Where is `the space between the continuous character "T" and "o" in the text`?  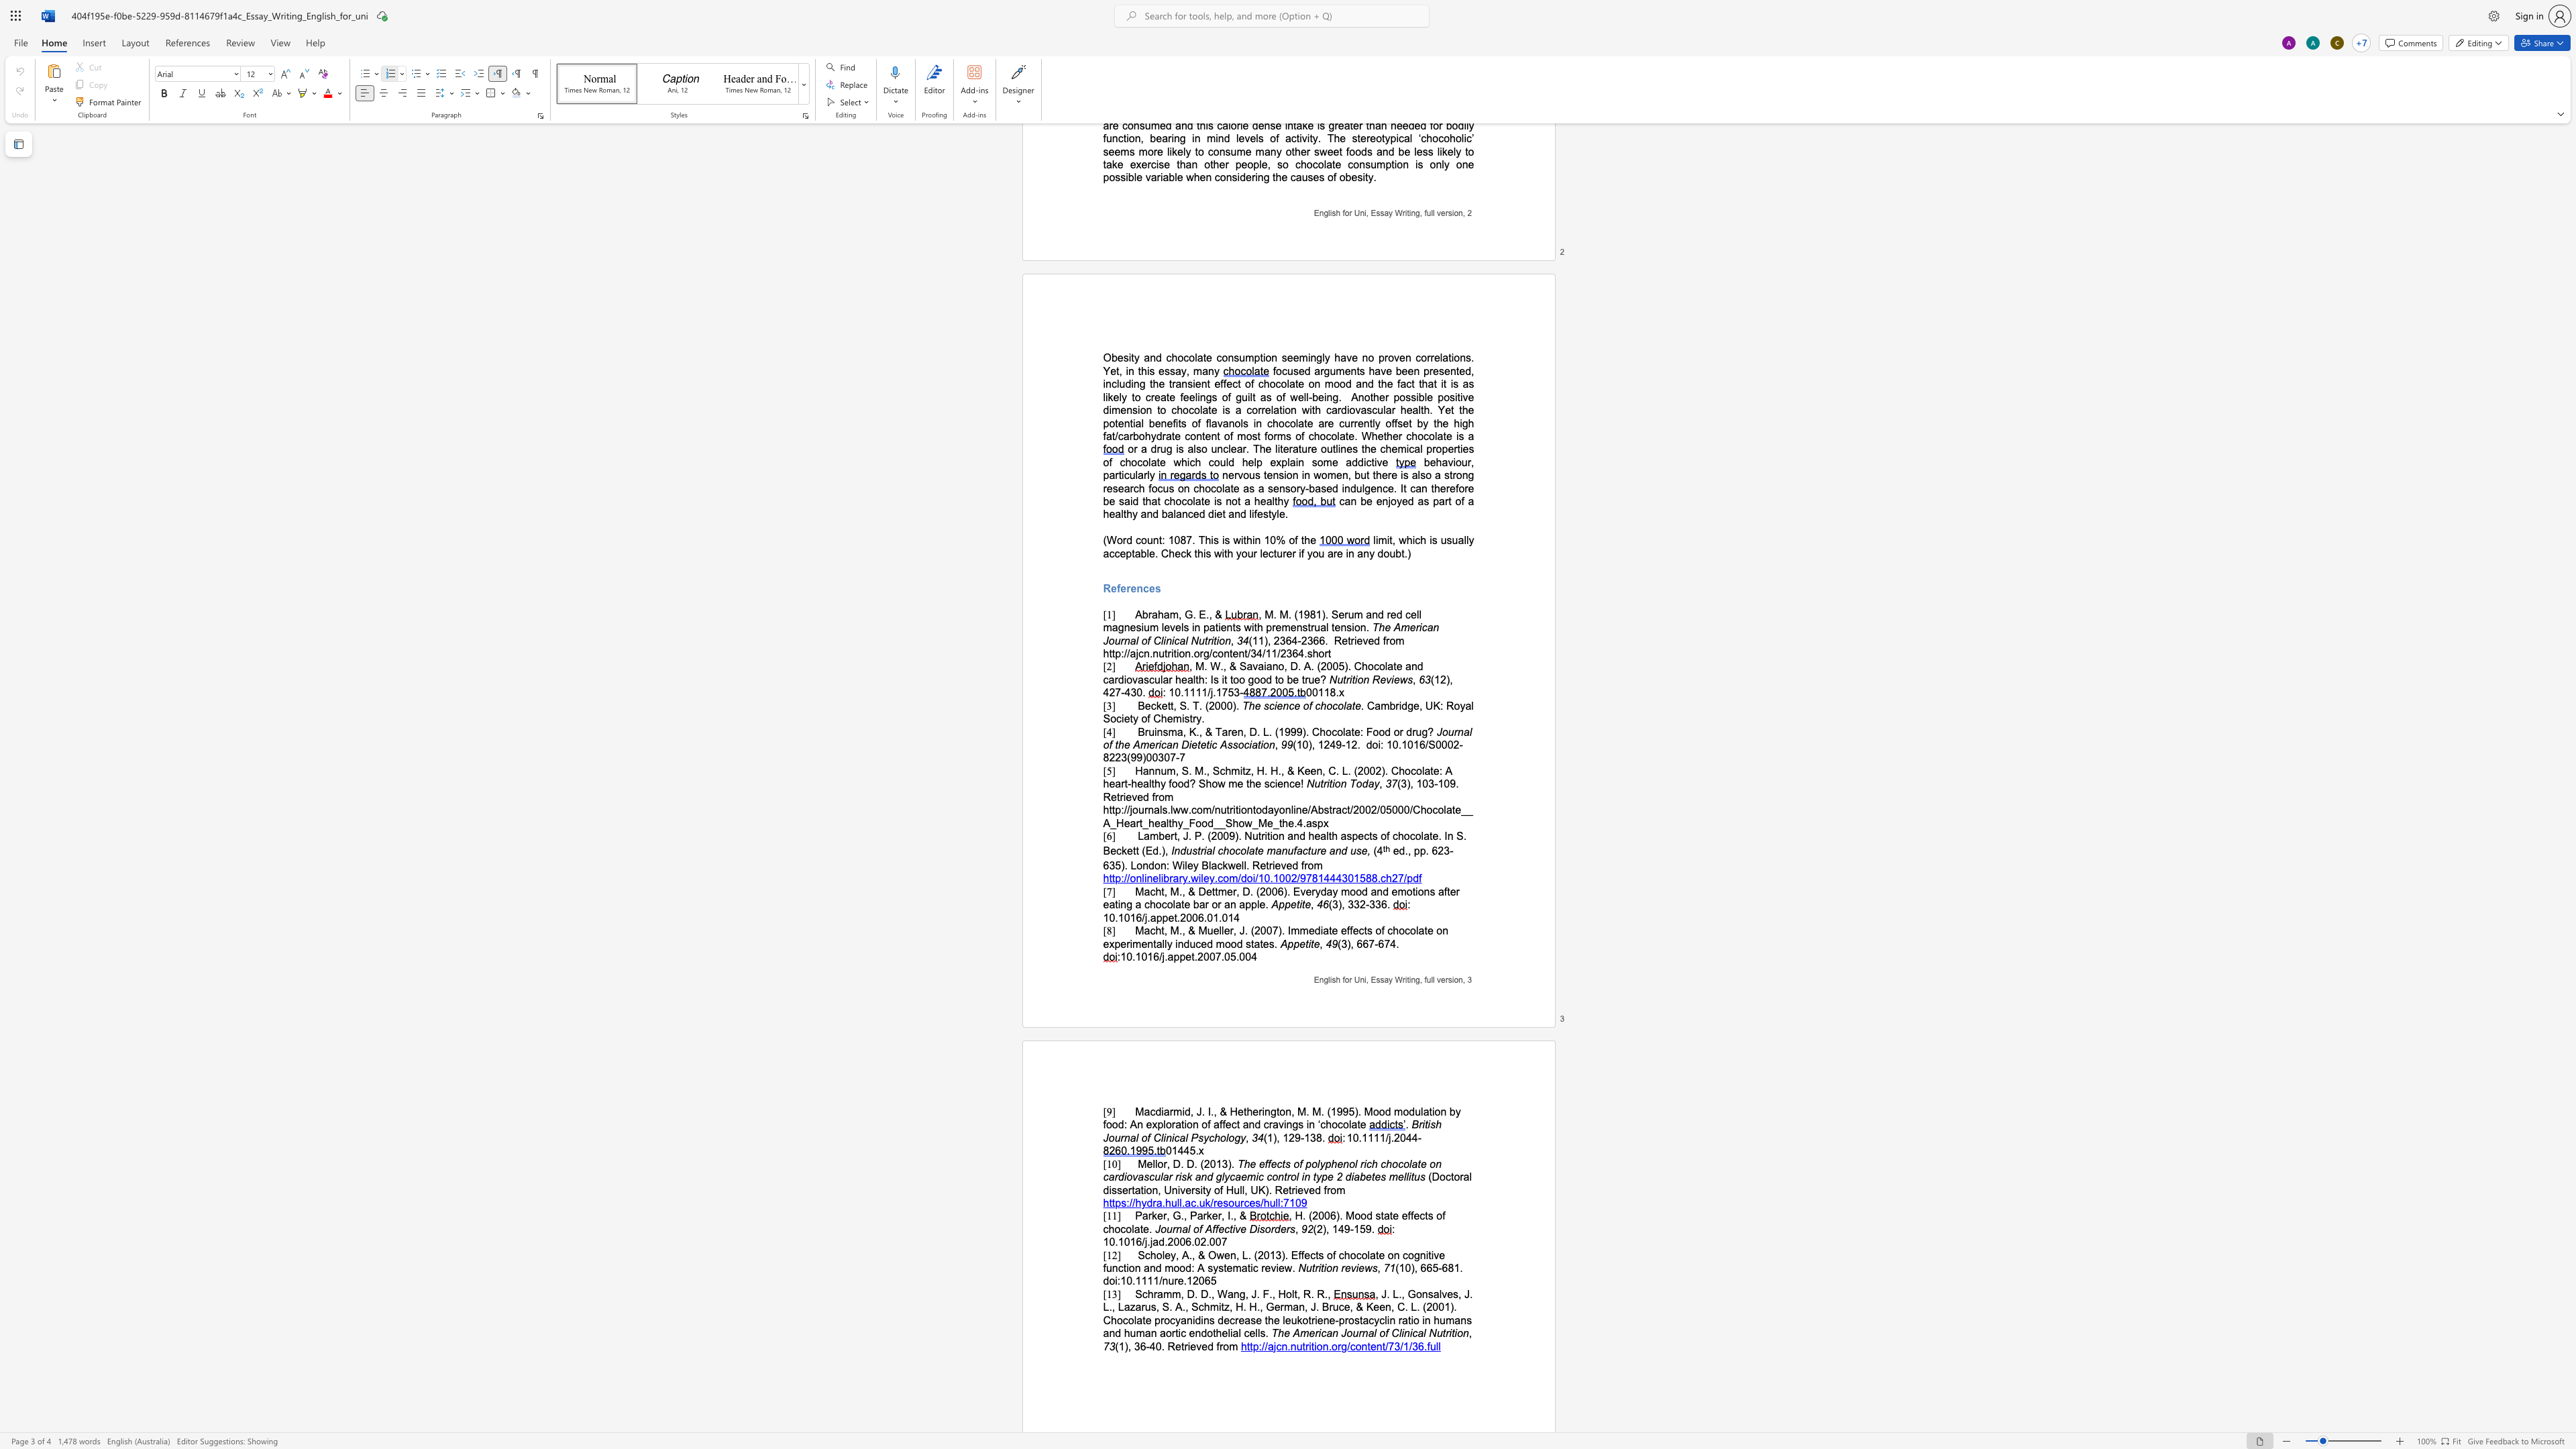
the space between the continuous character "T" and "o" in the text is located at coordinates (1354, 783).